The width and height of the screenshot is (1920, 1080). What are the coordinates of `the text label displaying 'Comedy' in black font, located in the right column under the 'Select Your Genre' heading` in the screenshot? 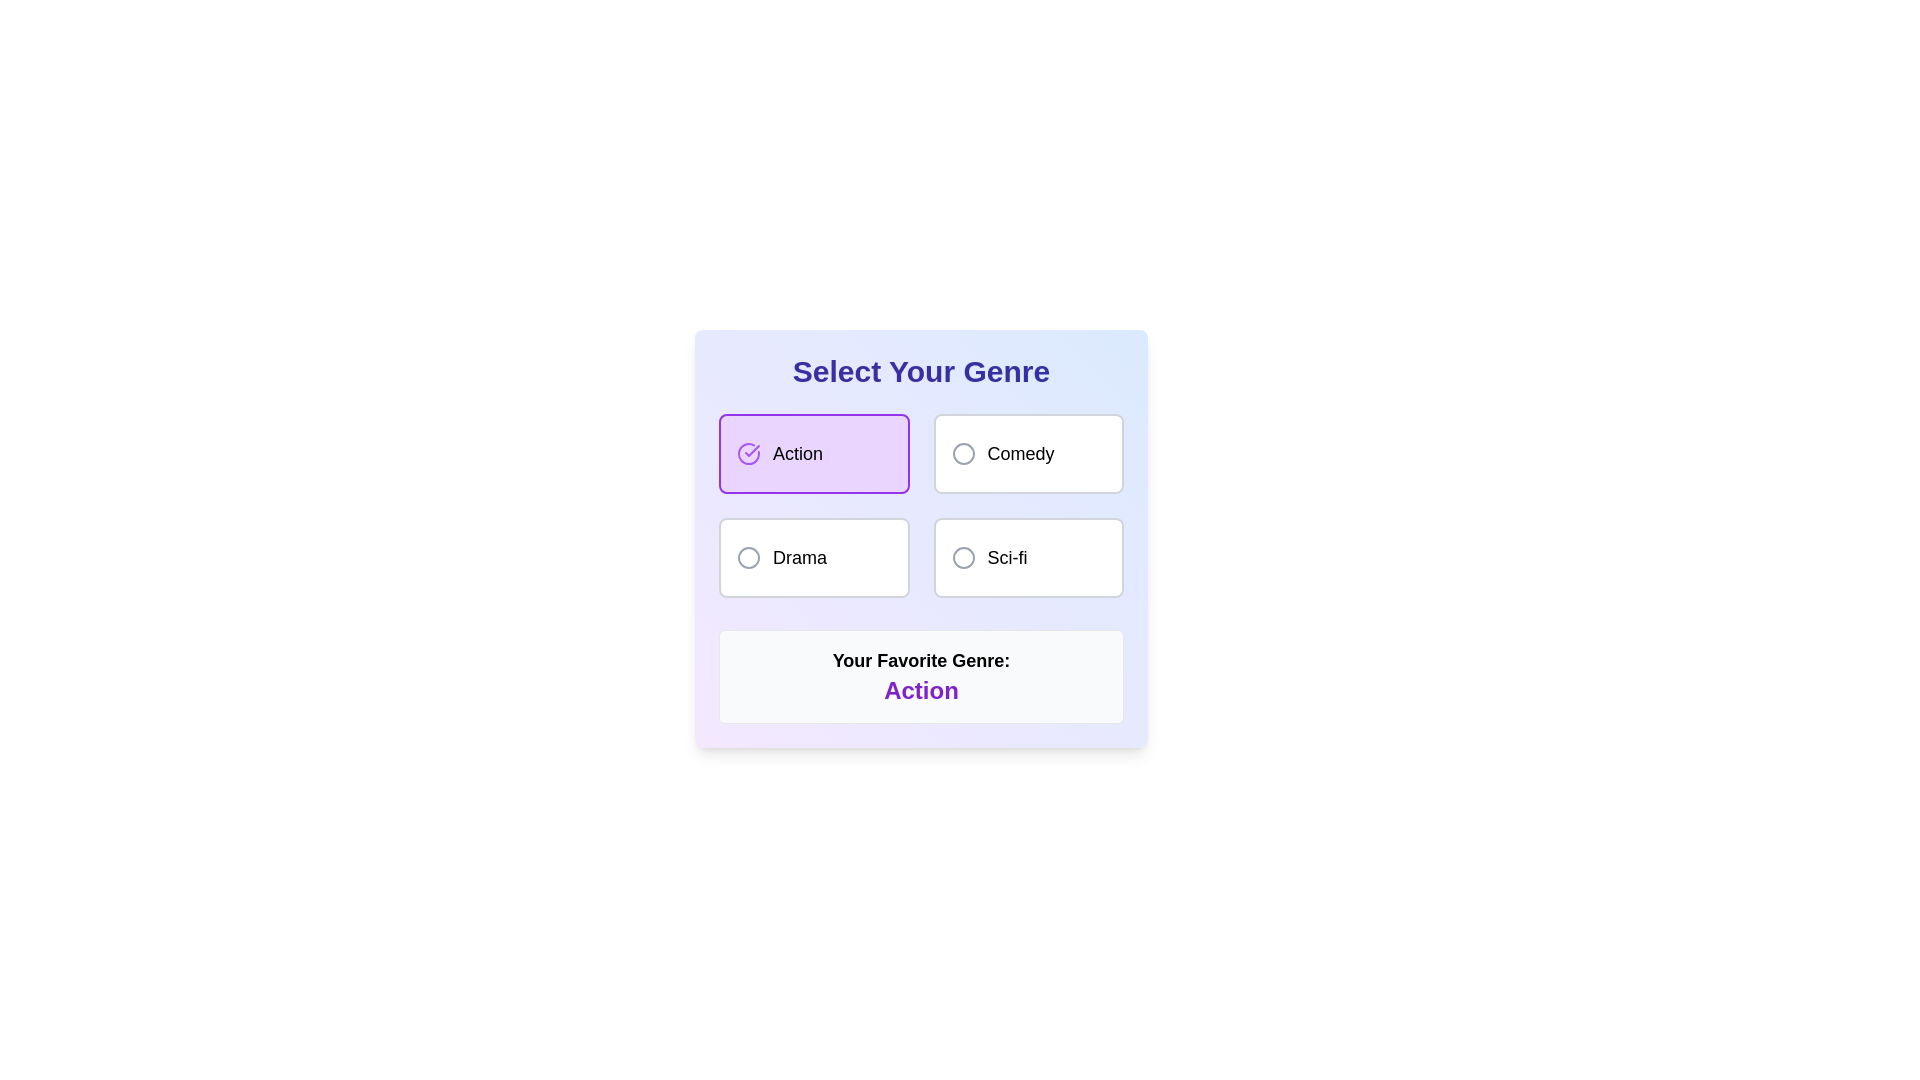 It's located at (1021, 454).